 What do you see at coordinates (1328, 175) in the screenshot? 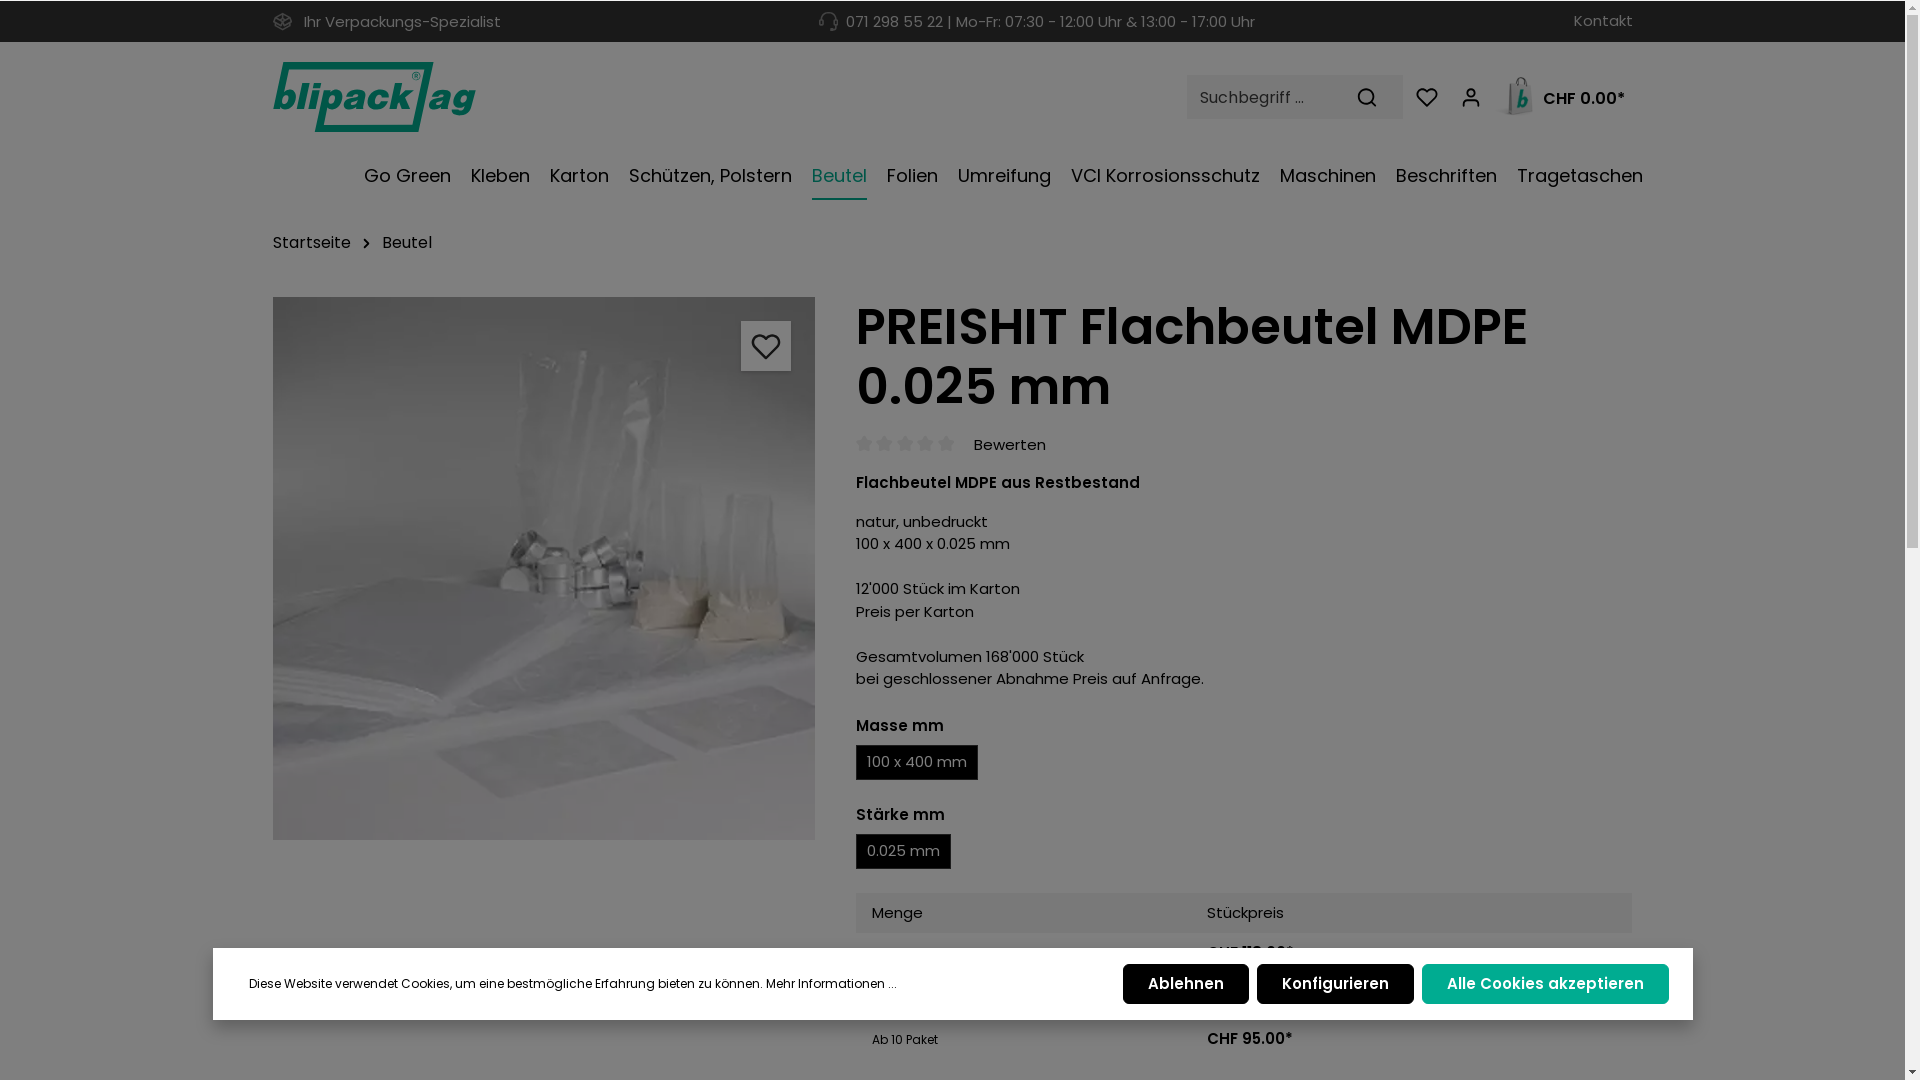
I see `'Maschinen'` at bounding box center [1328, 175].